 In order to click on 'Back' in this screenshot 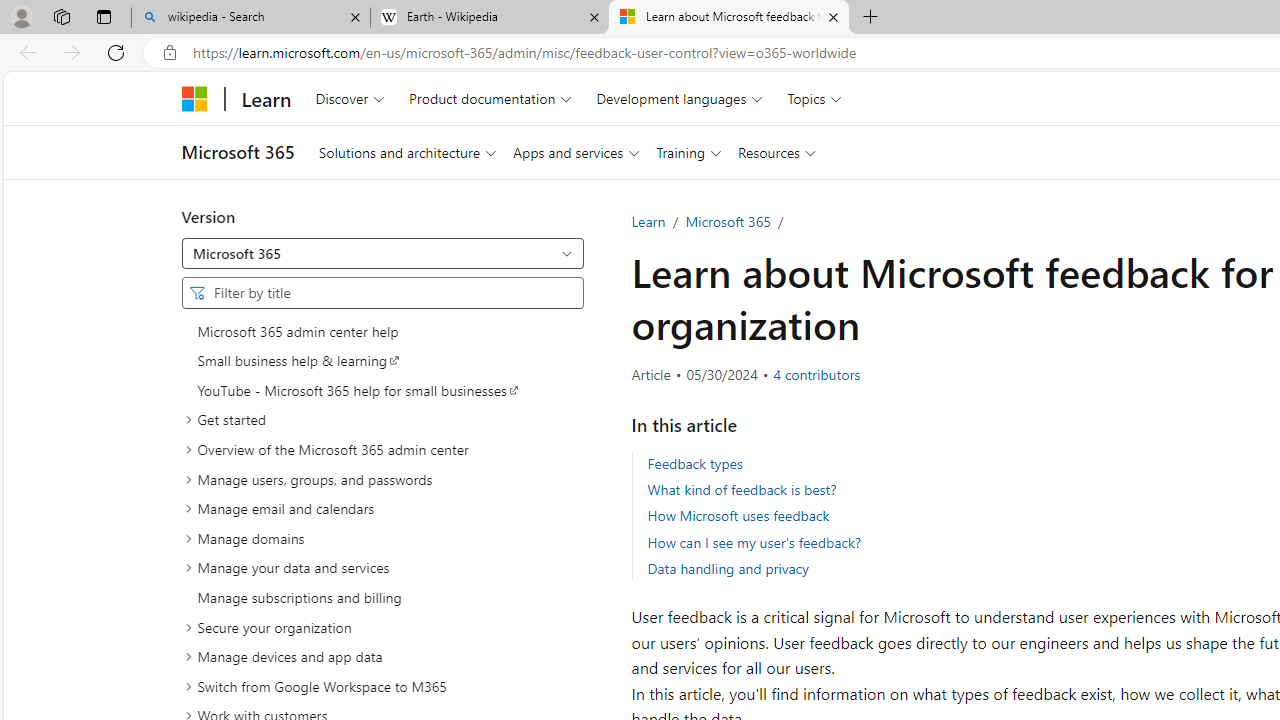, I will do `click(24, 51)`.